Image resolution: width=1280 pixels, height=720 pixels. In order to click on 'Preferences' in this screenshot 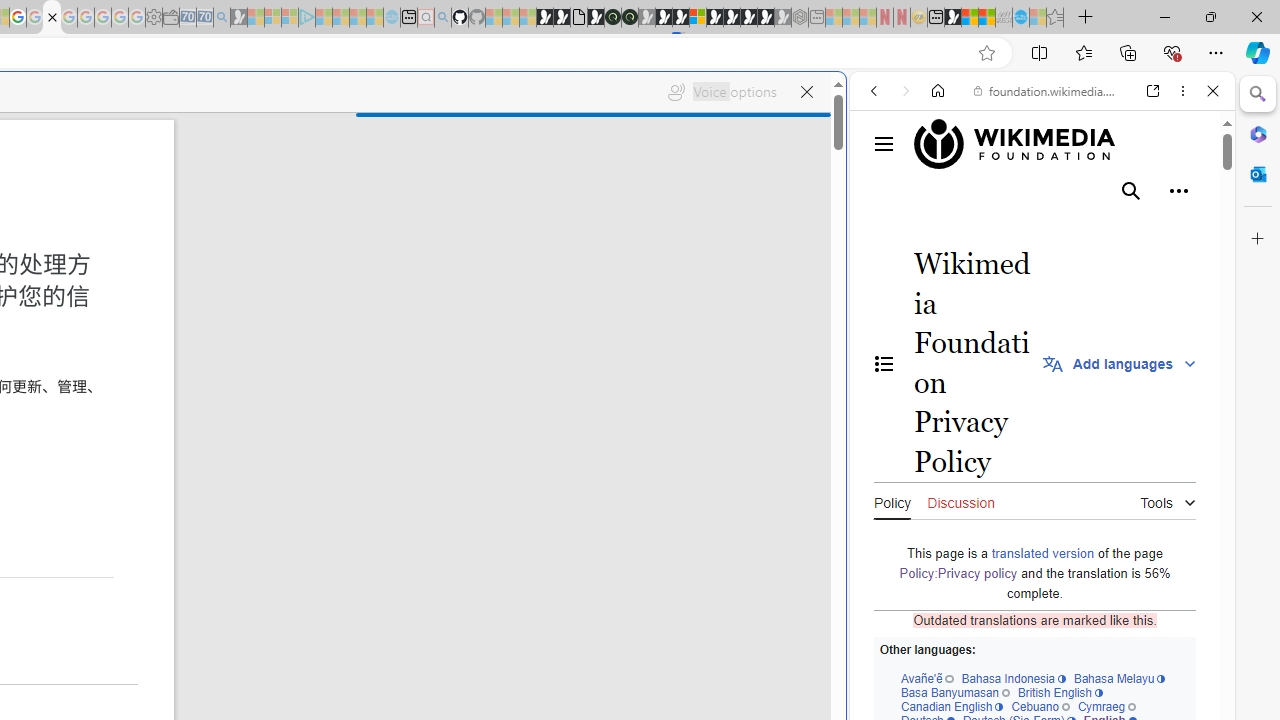, I will do `click(1189, 227)`.